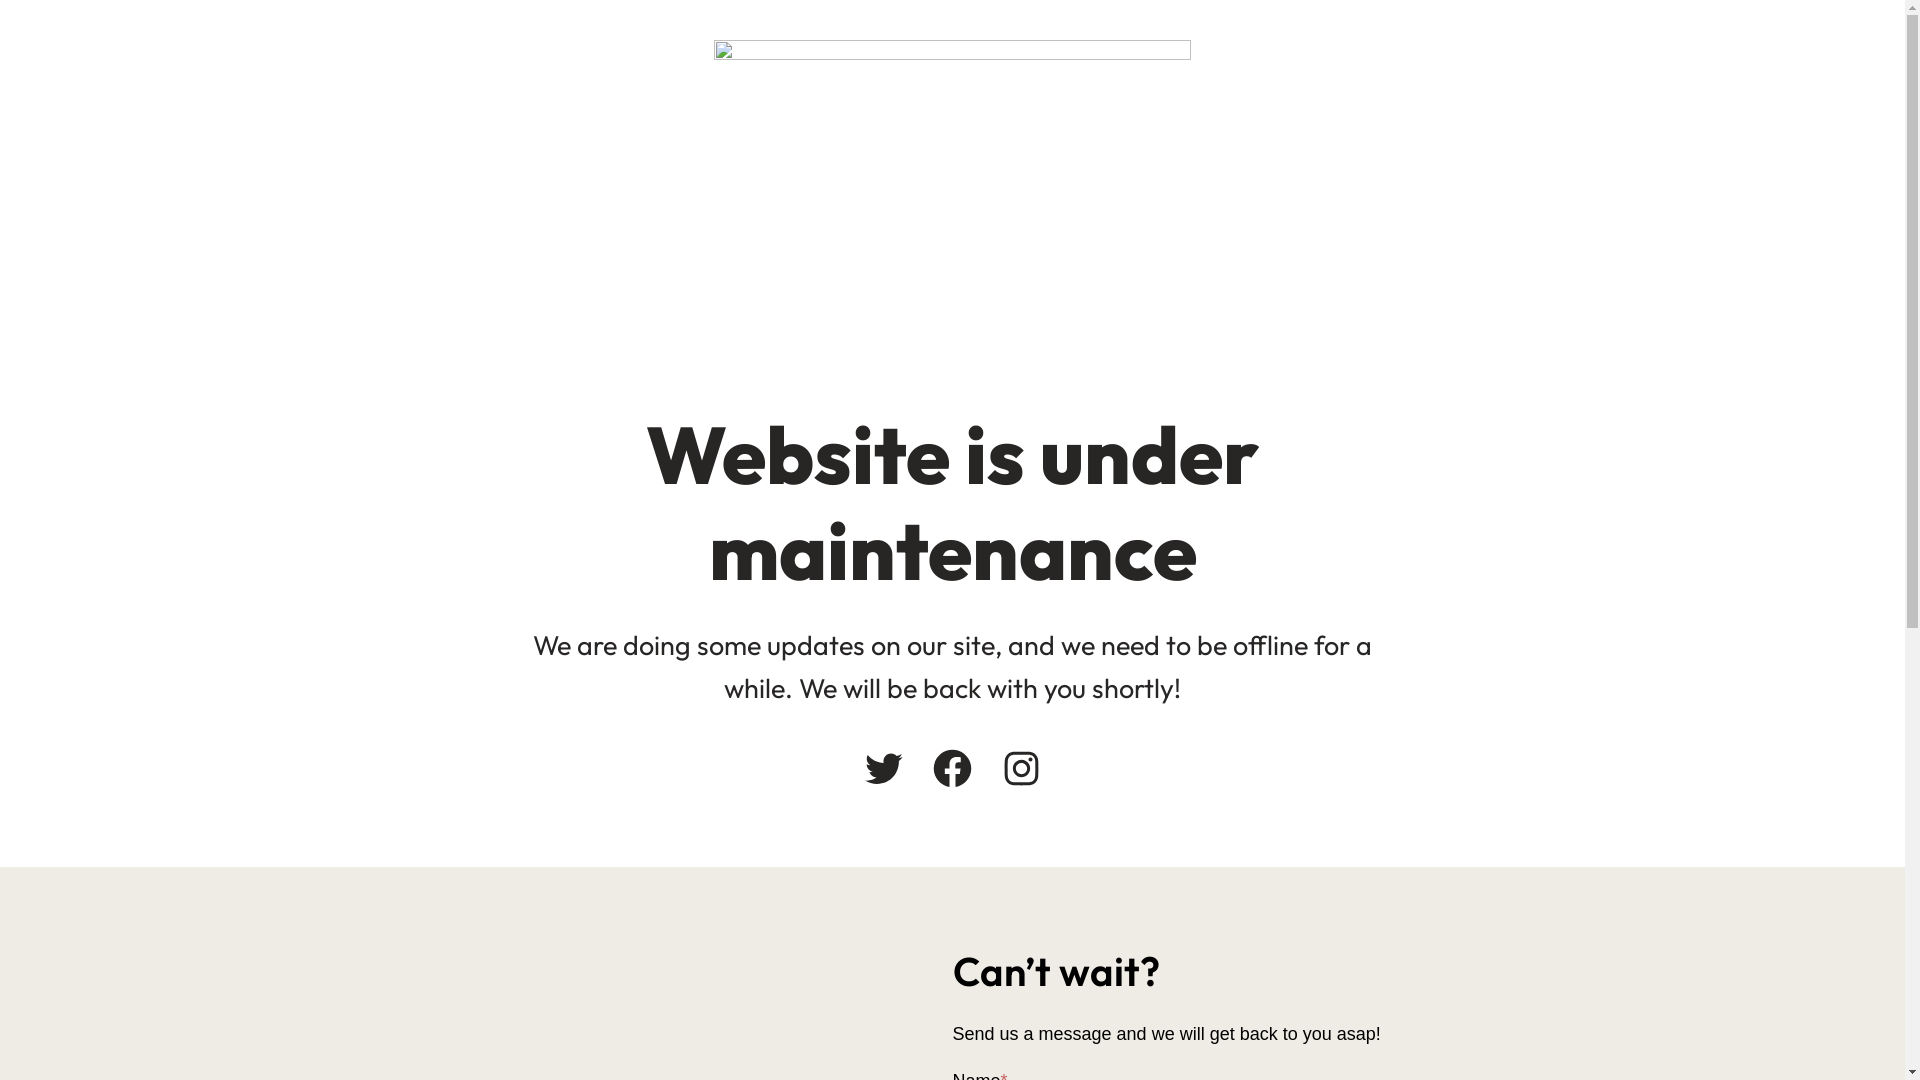 This screenshot has height=1080, width=1920. What do you see at coordinates (882, 767) in the screenshot?
I see `'Twitter'` at bounding box center [882, 767].